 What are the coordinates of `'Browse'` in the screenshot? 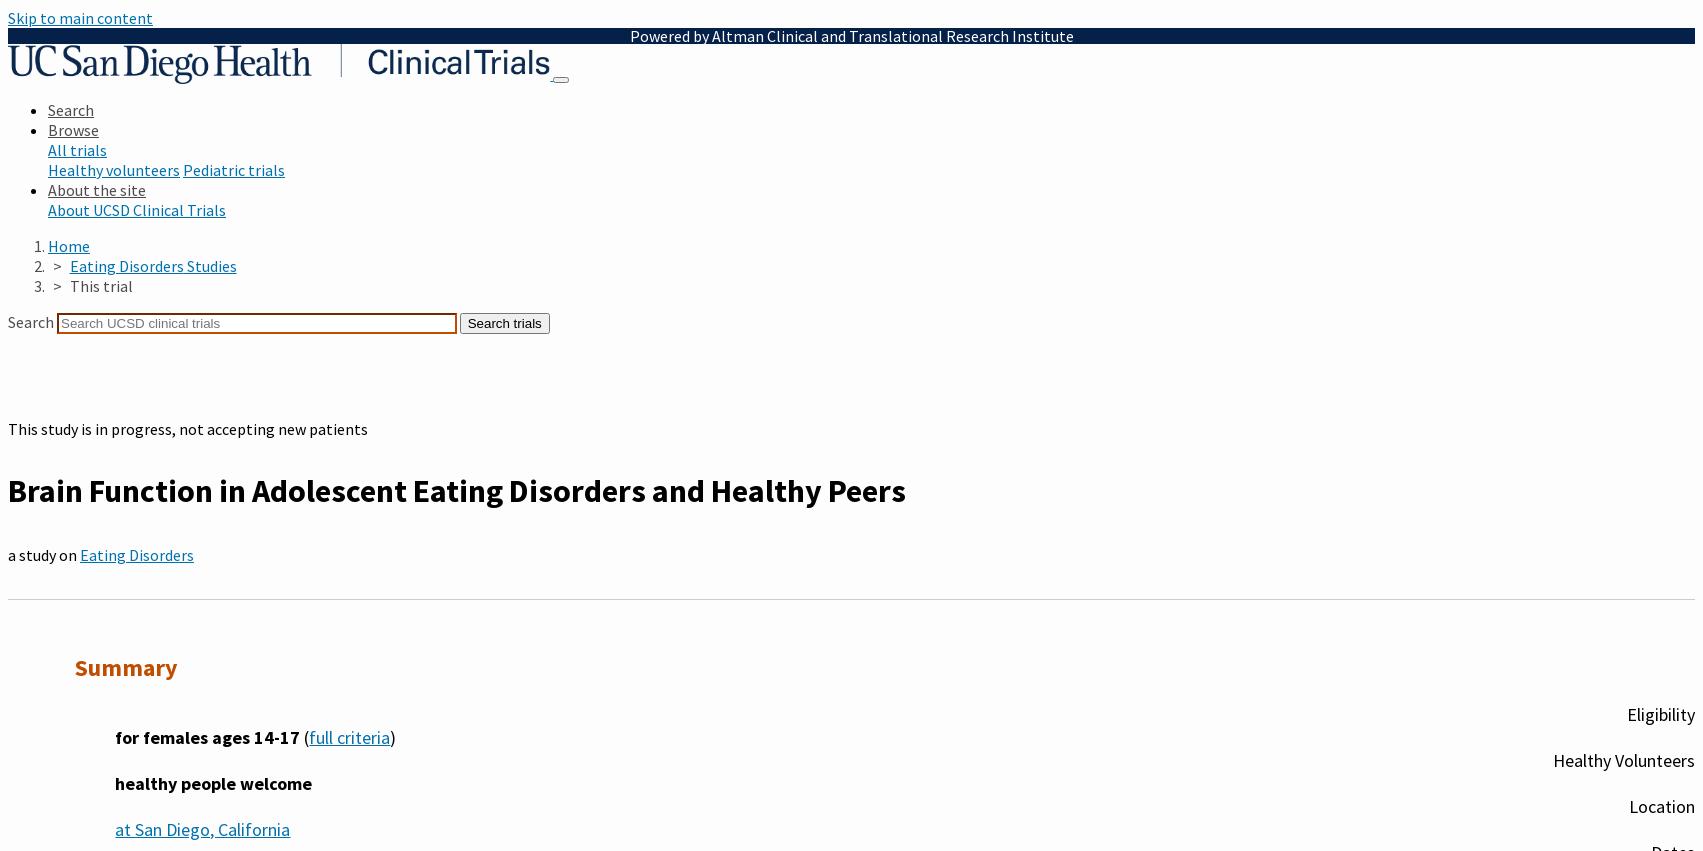 It's located at (73, 130).